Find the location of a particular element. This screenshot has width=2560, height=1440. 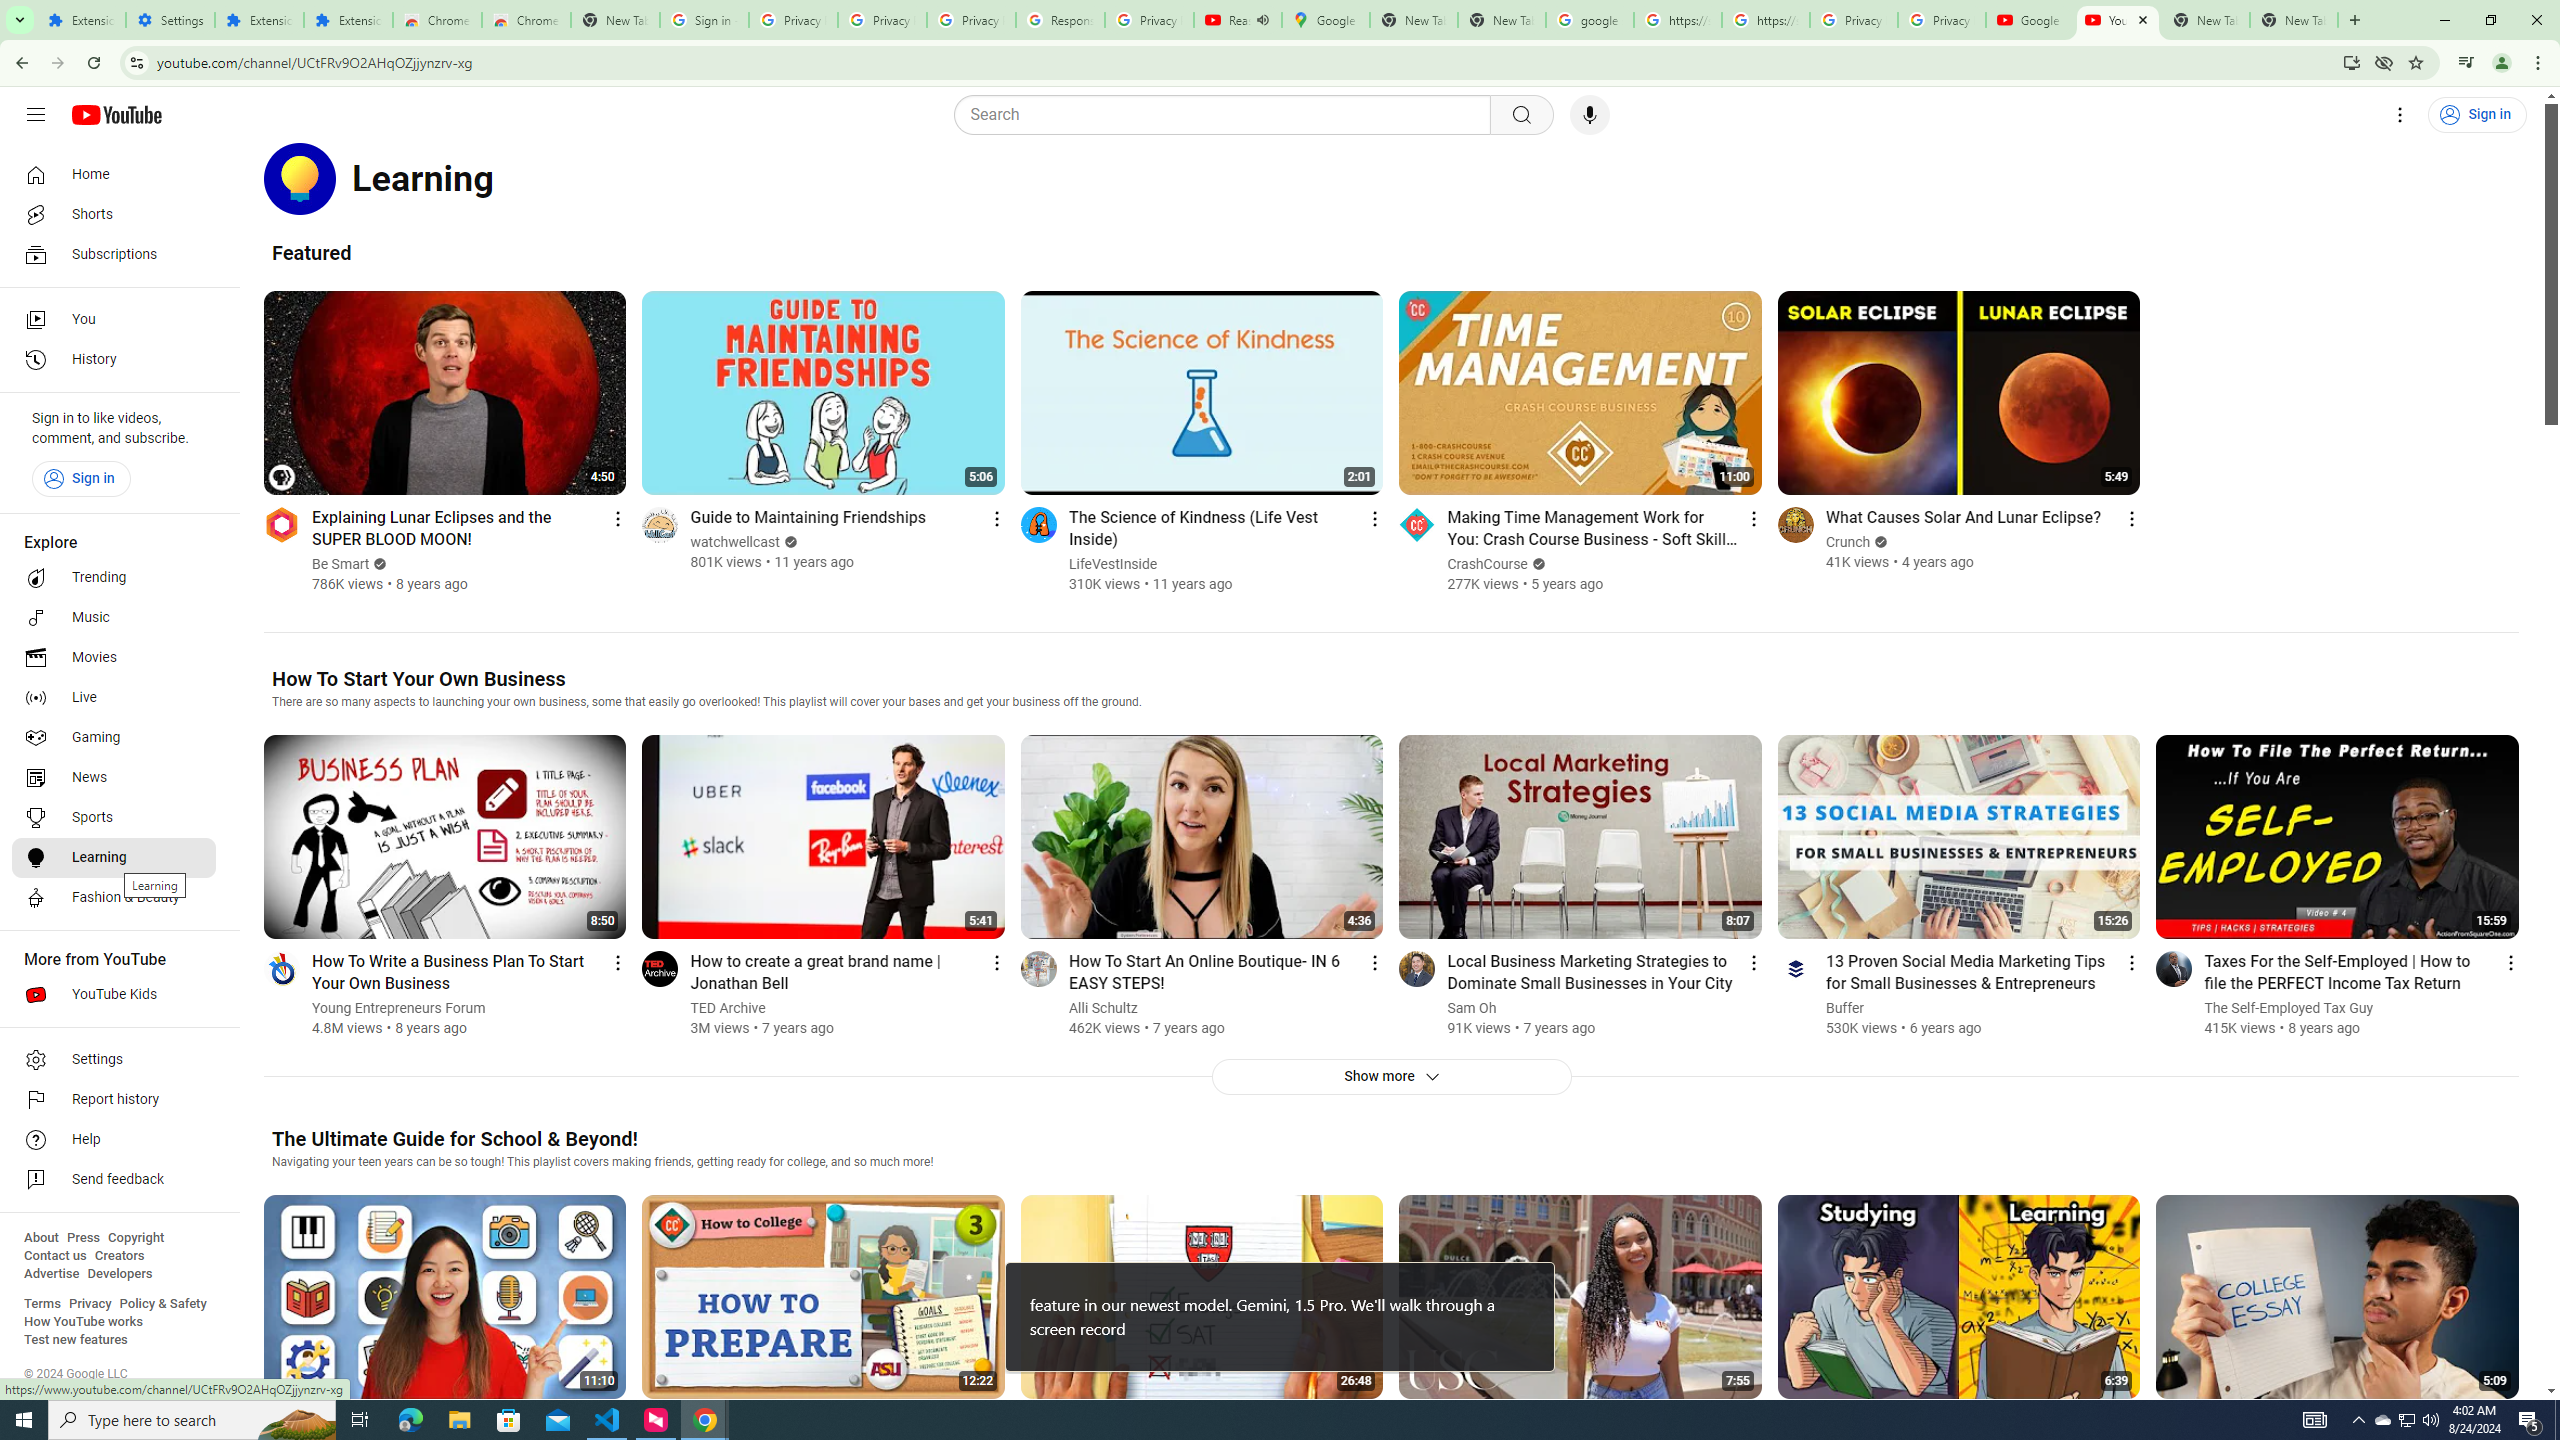

'Show more' is located at coordinates (1390, 1076).